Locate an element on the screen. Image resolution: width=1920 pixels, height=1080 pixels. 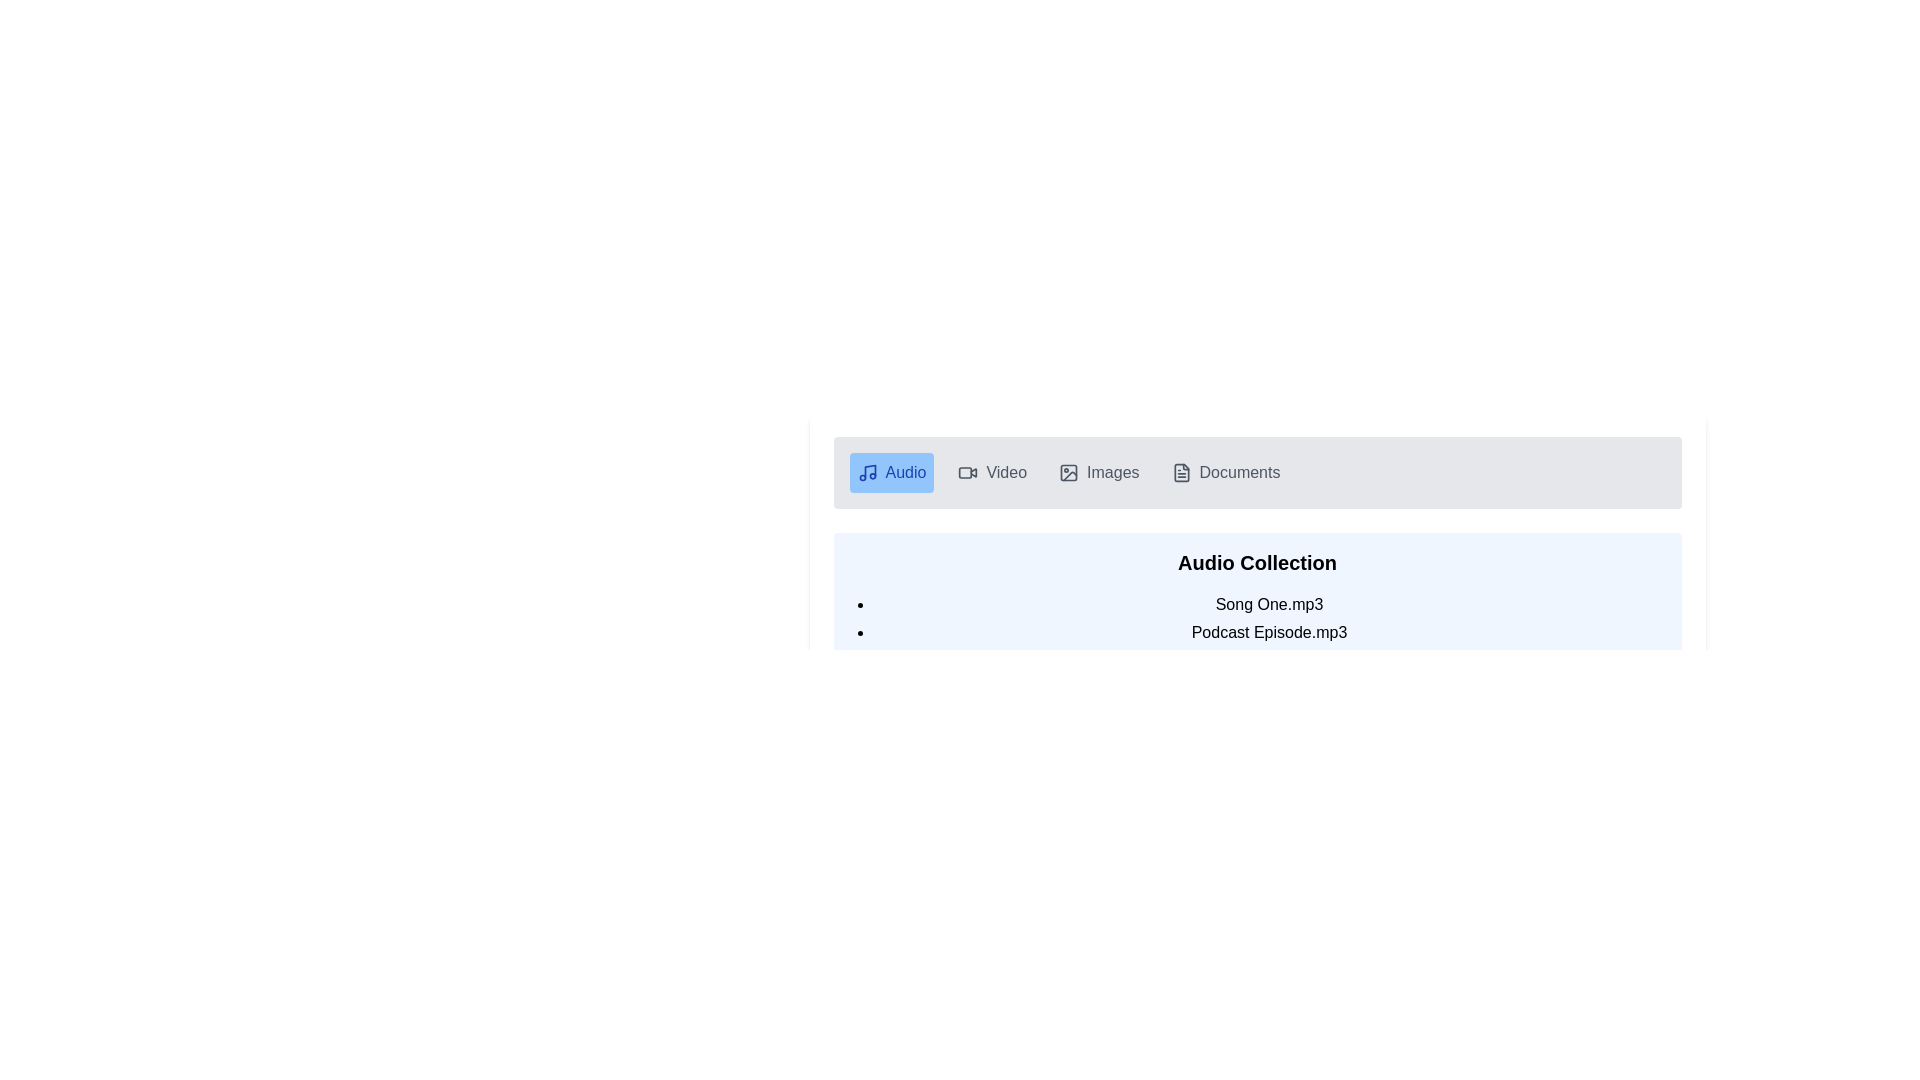
the 'Images' button, which is the third button in a row of four buttons (Audio, Video, Images, Documents) is located at coordinates (1098, 473).